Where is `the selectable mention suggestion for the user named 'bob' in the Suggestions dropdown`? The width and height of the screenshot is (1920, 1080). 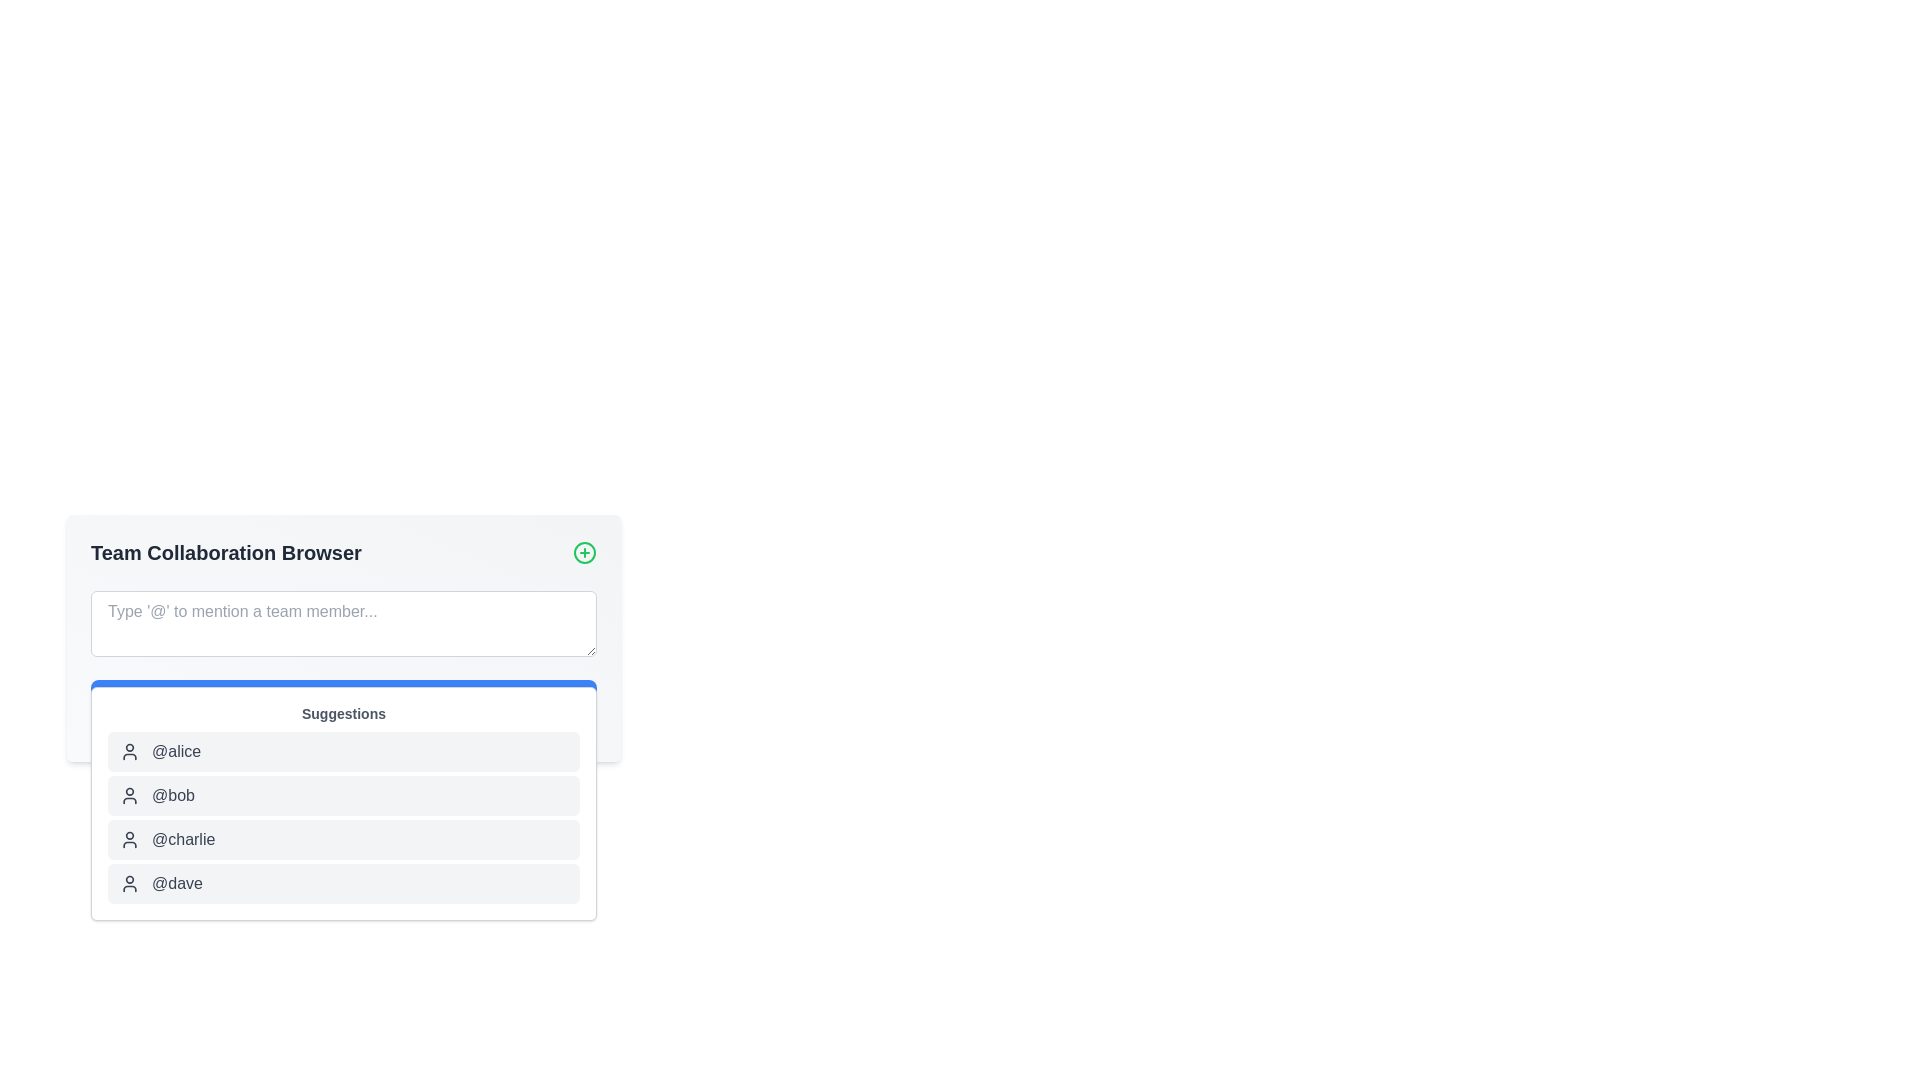 the selectable mention suggestion for the user named 'bob' in the Suggestions dropdown is located at coordinates (173, 794).